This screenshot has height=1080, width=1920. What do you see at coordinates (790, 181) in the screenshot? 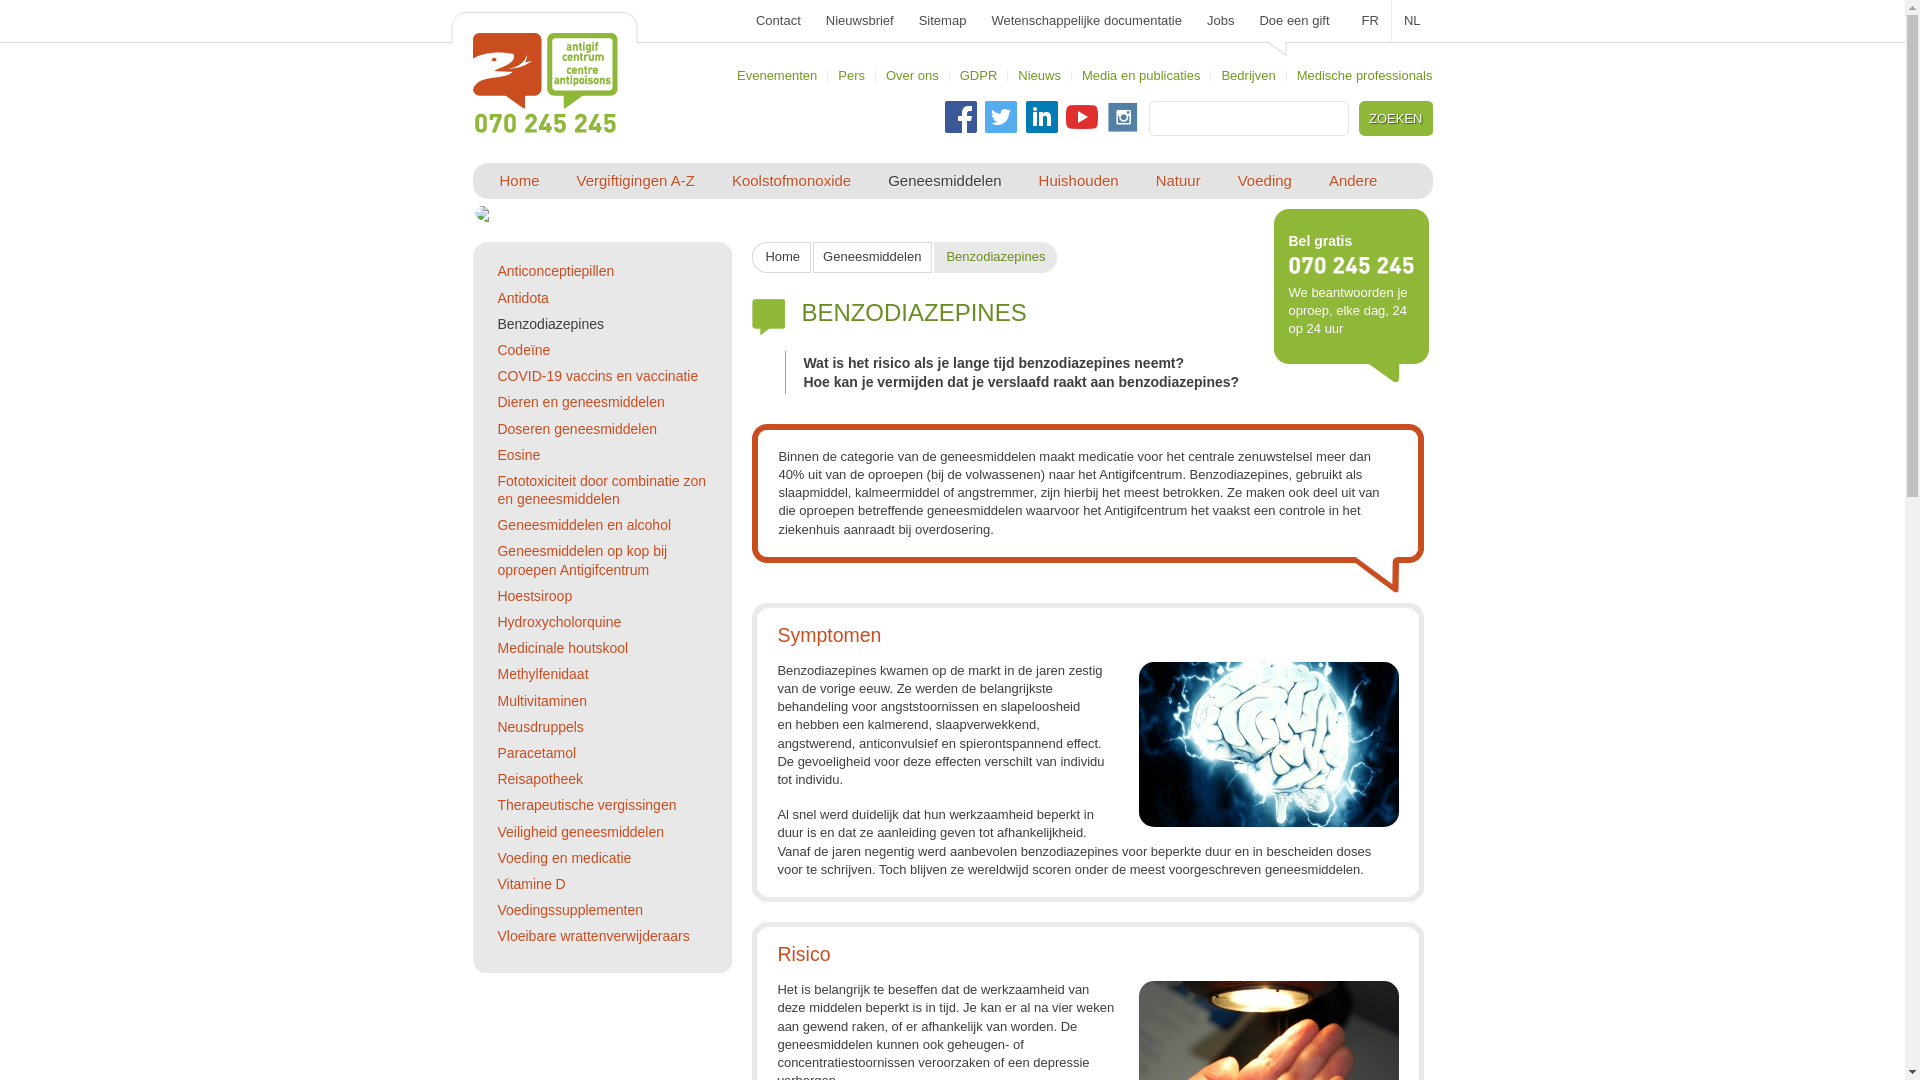
I see `'Koolstofmonoxide'` at bounding box center [790, 181].